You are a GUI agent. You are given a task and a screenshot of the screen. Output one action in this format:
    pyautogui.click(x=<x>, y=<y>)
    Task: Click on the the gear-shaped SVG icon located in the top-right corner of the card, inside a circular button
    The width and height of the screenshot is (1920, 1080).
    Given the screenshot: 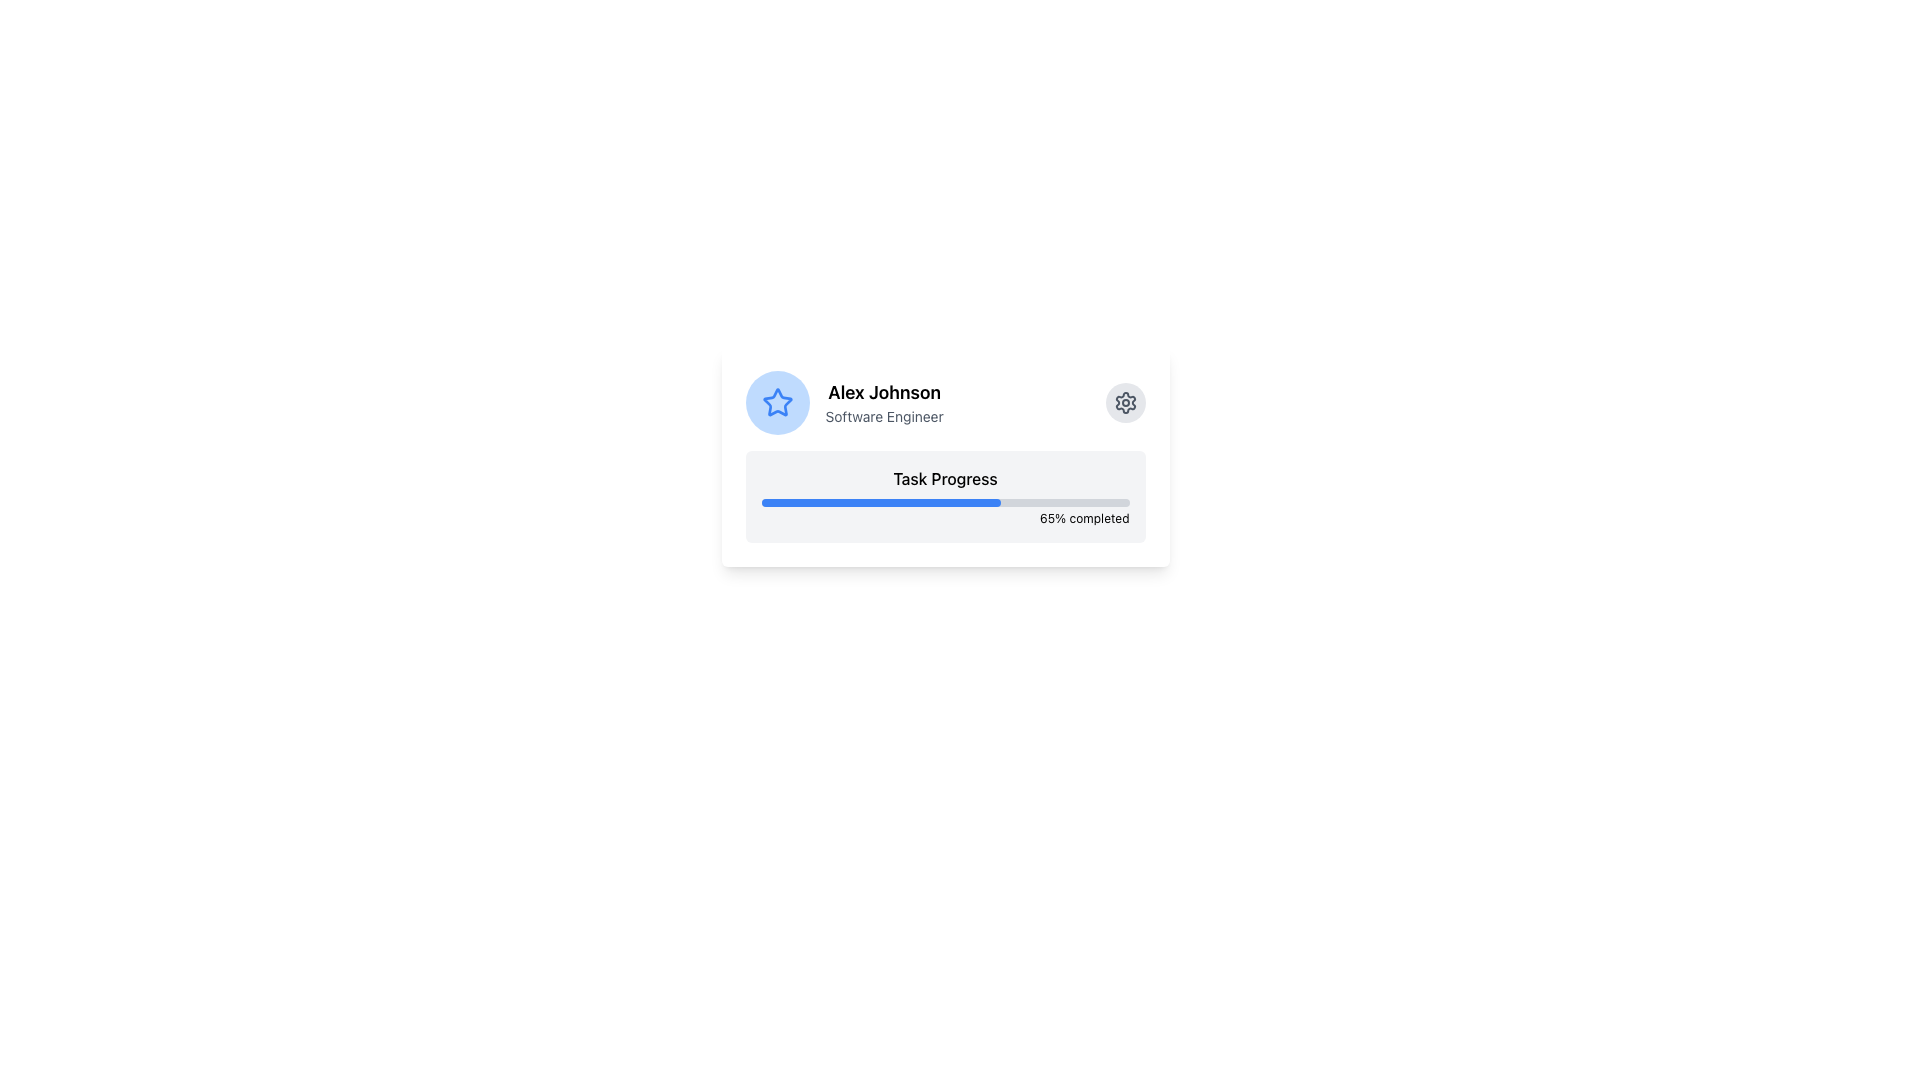 What is the action you would take?
    pyautogui.click(x=1125, y=402)
    